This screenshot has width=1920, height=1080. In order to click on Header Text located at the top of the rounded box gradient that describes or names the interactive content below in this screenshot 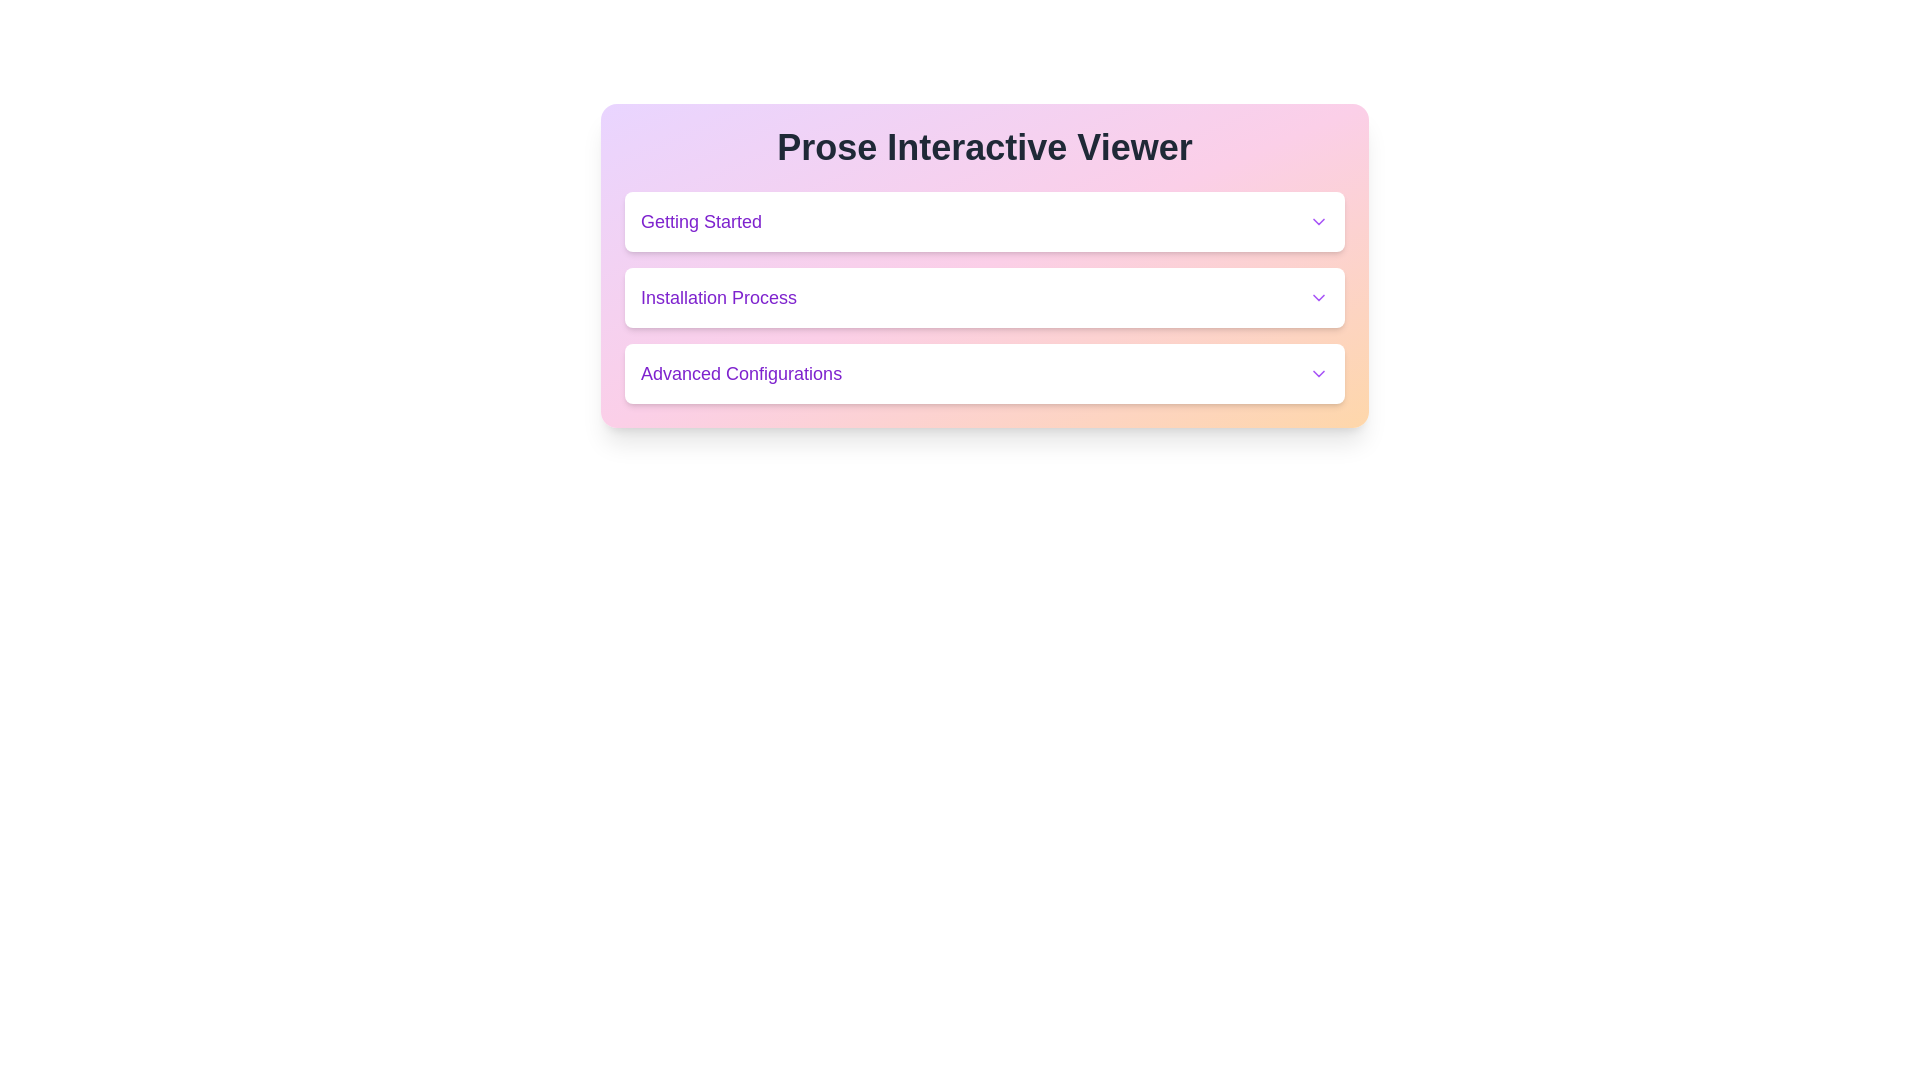, I will do `click(984, 146)`.